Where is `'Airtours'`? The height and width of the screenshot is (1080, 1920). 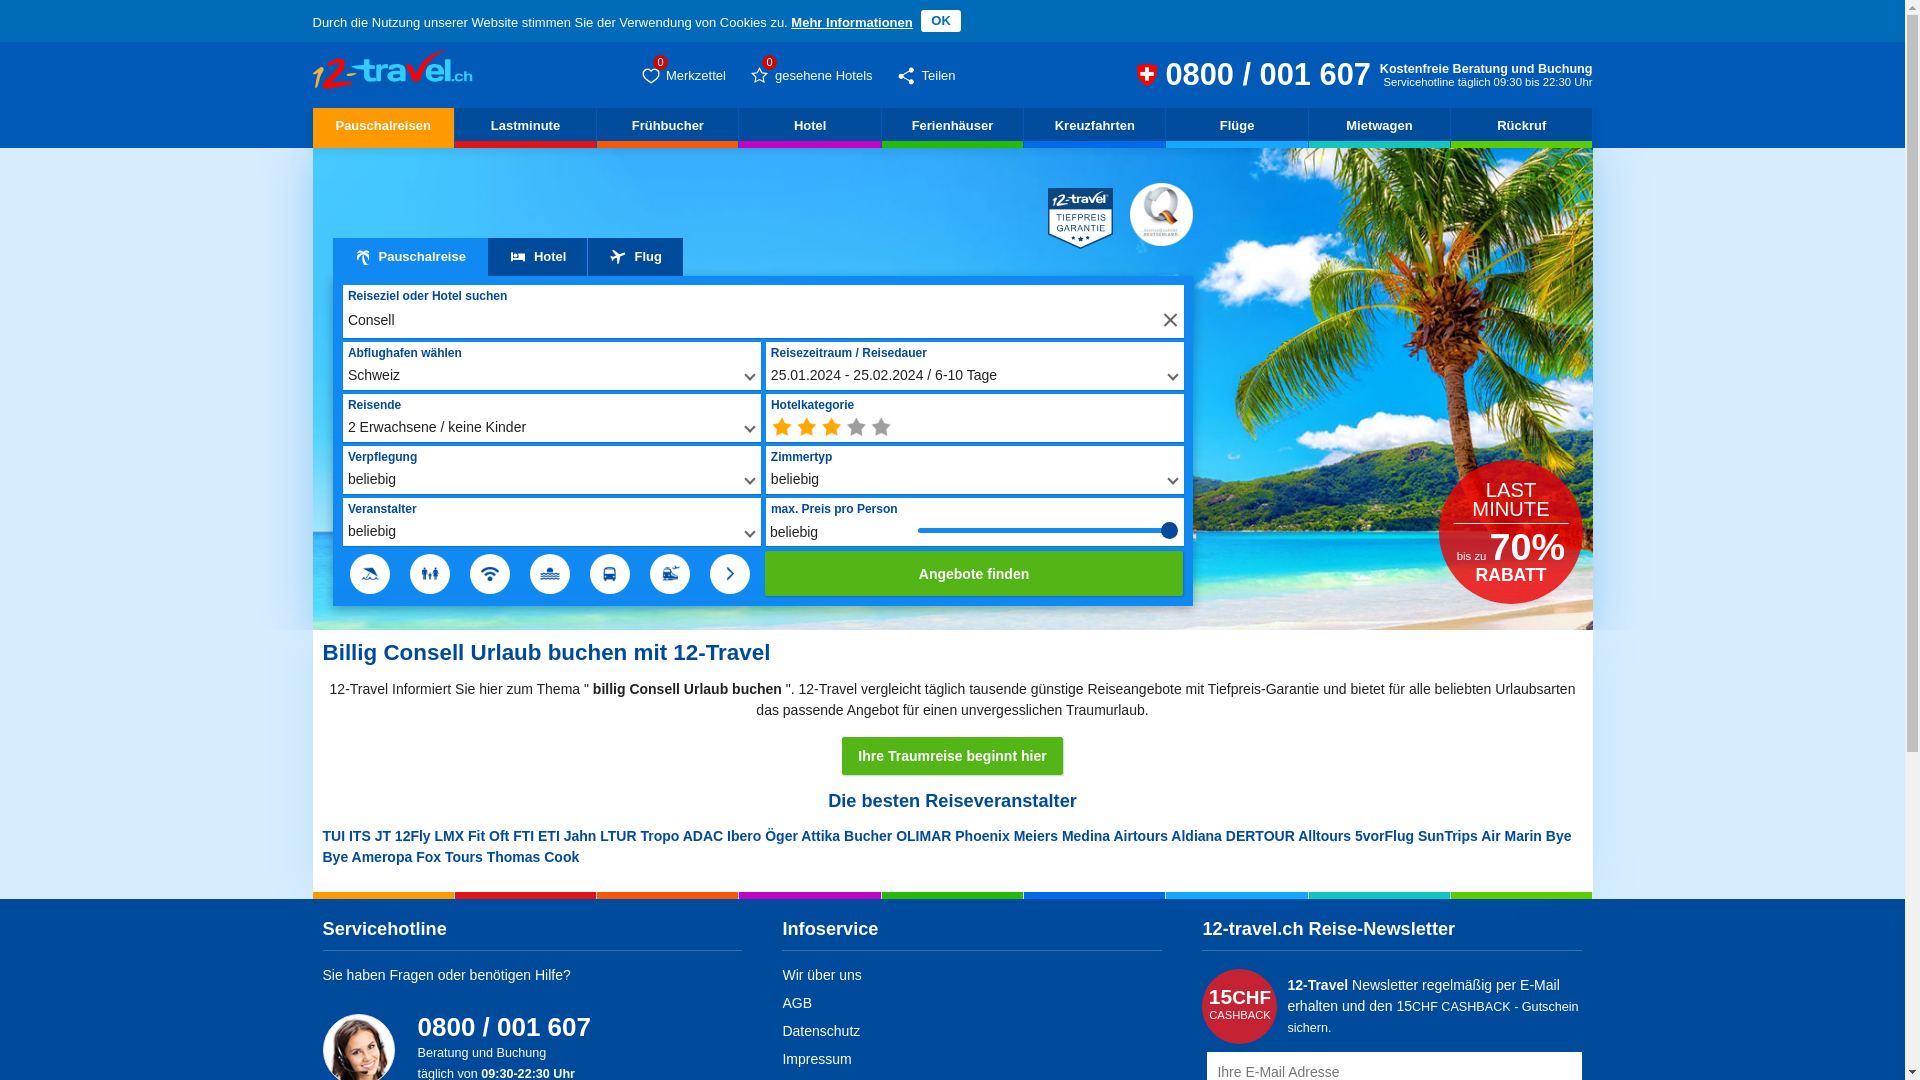
'Airtours' is located at coordinates (1141, 836).